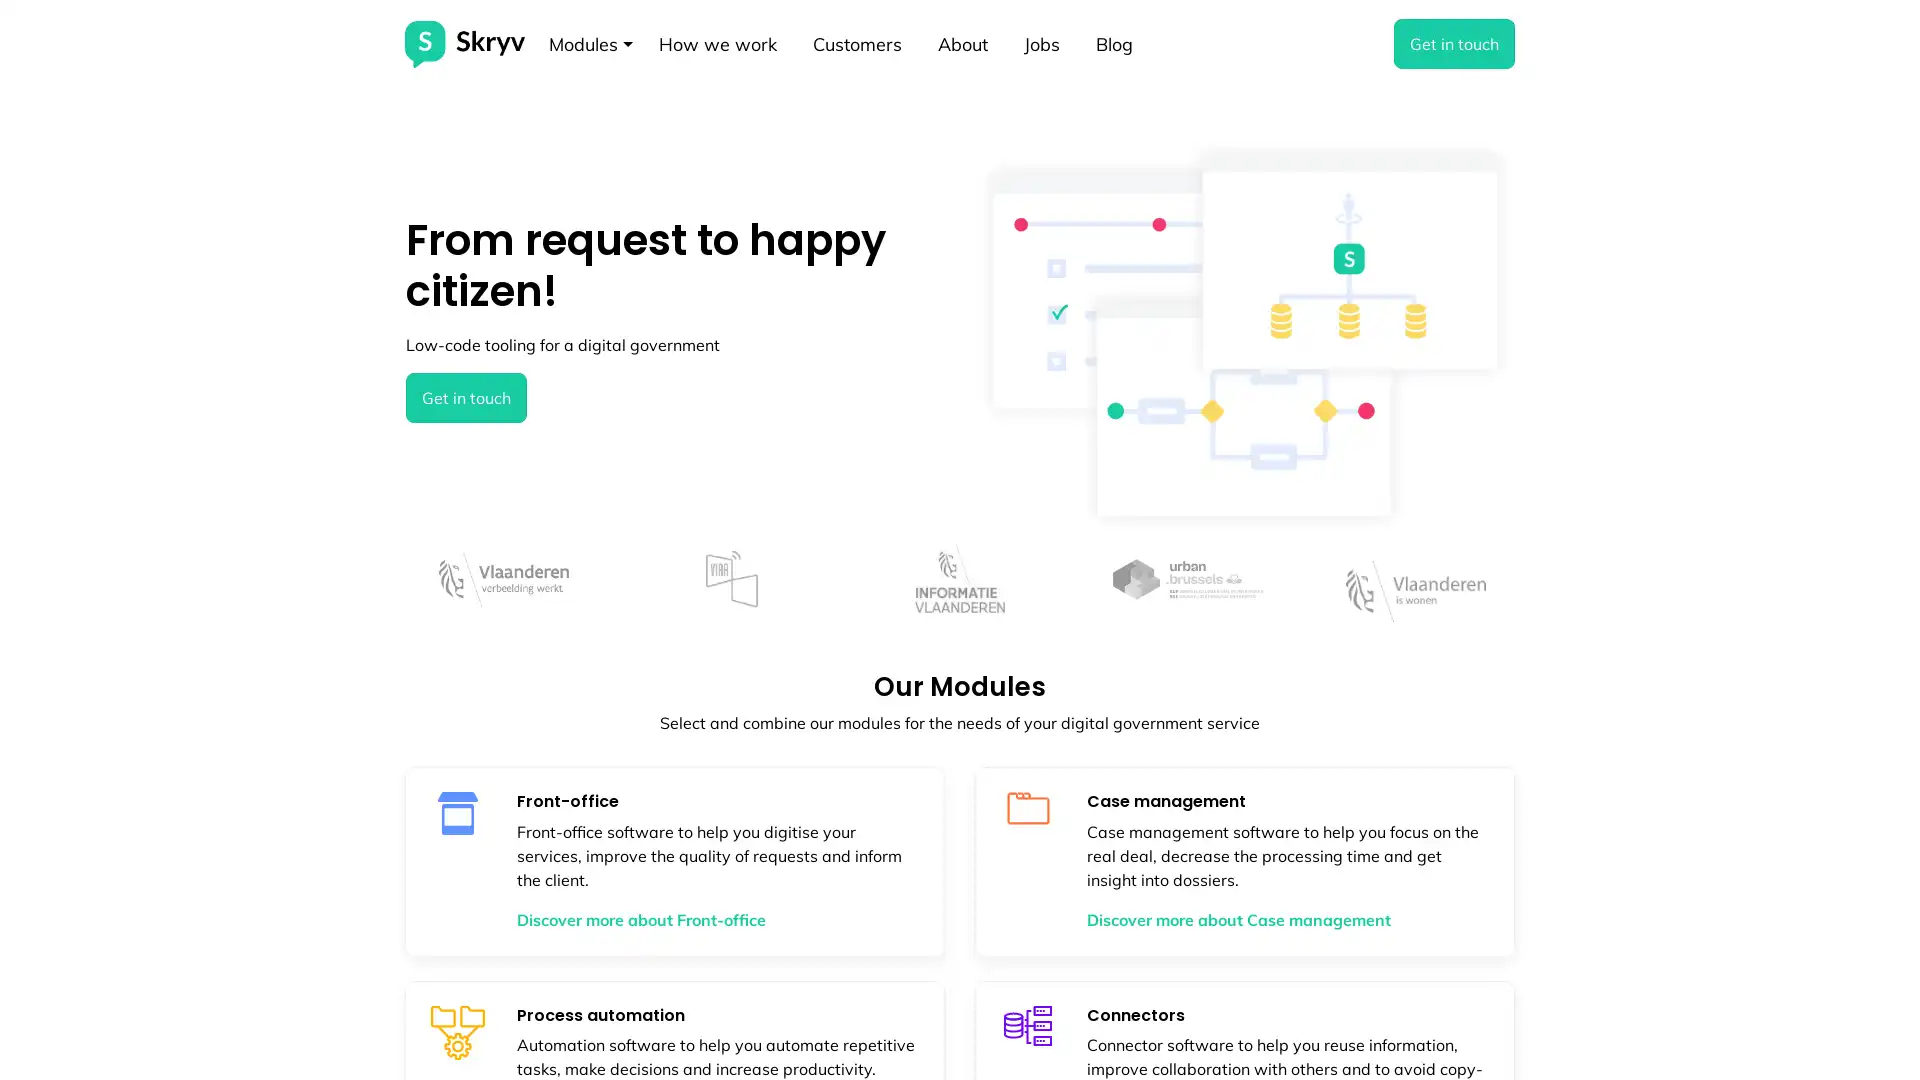 The width and height of the screenshot is (1920, 1080). What do you see at coordinates (1454, 43) in the screenshot?
I see `Get in touch` at bounding box center [1454, 43].